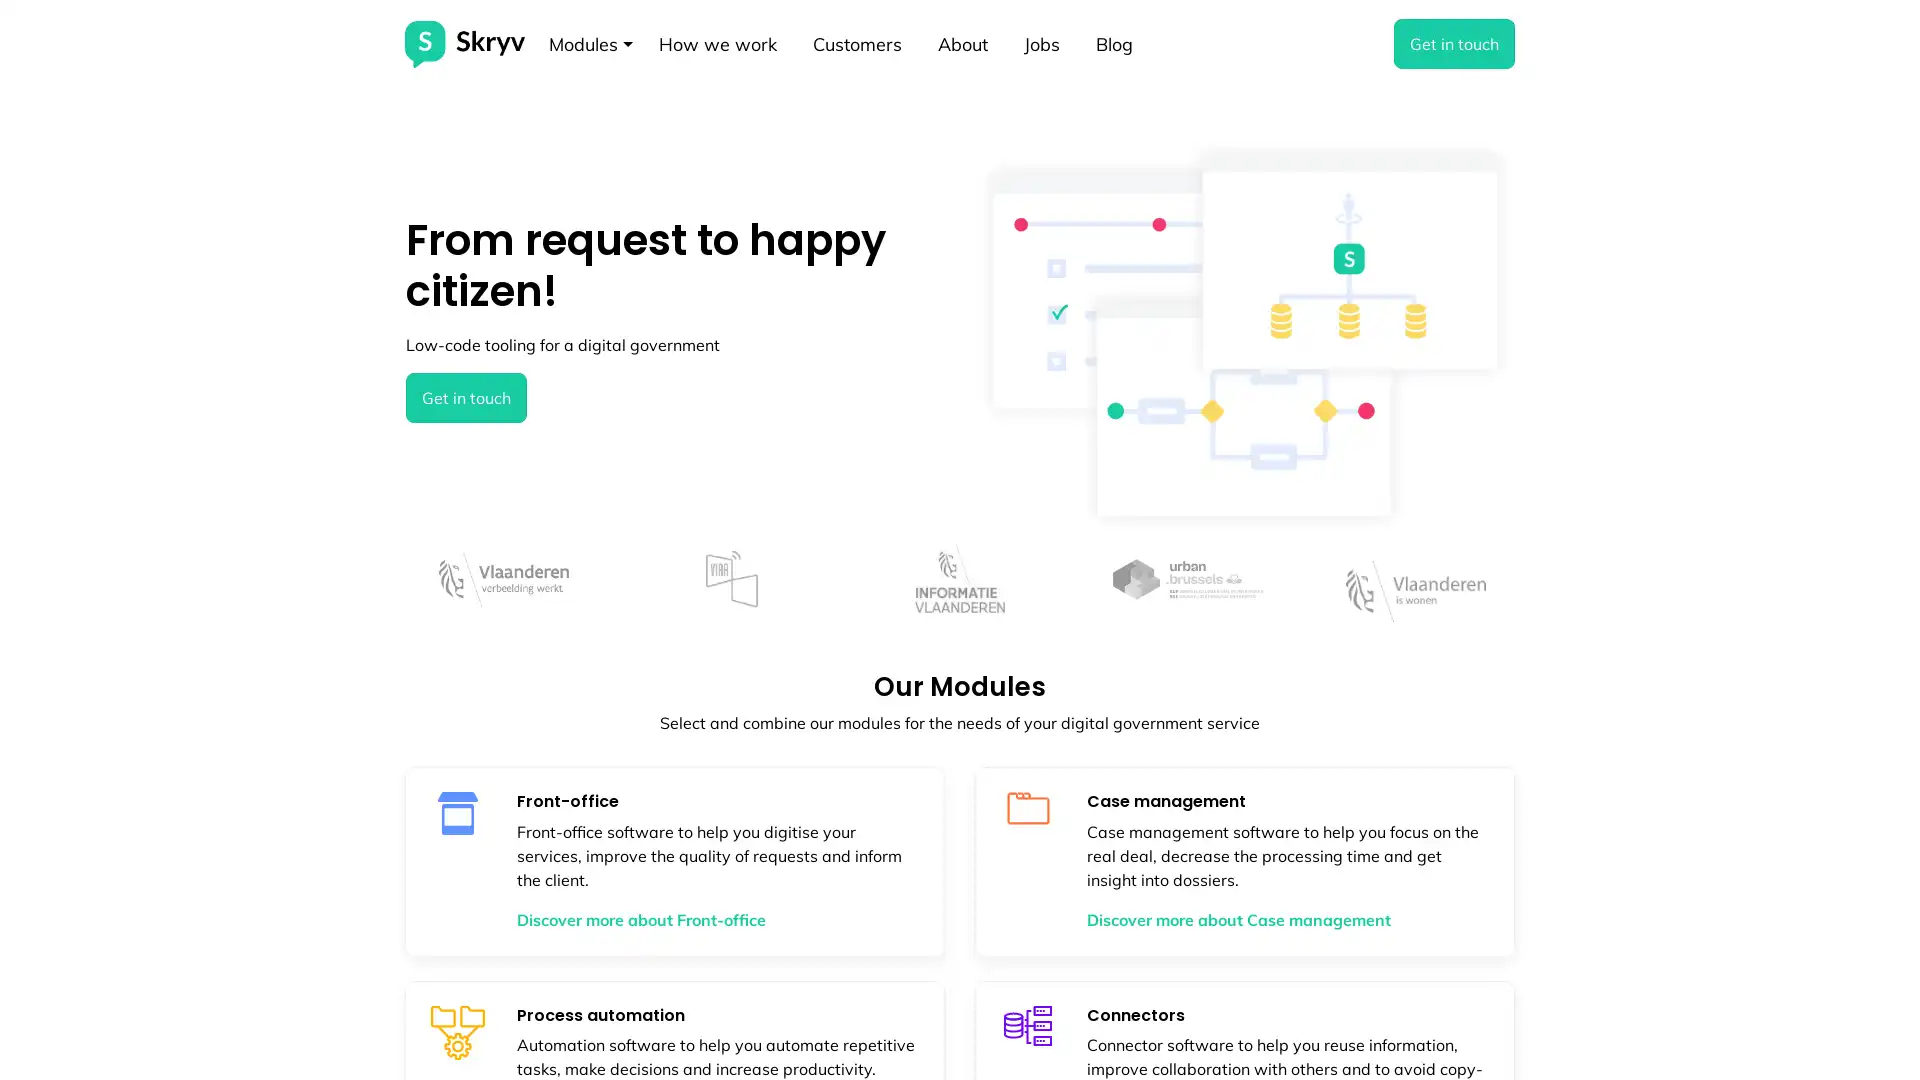 The width and height of the screenshot is (1920, 1080). What do you see at coordinates (1454, 43) in the screenshot?
I see `Get in touch` at bounding box center [1454, 43].